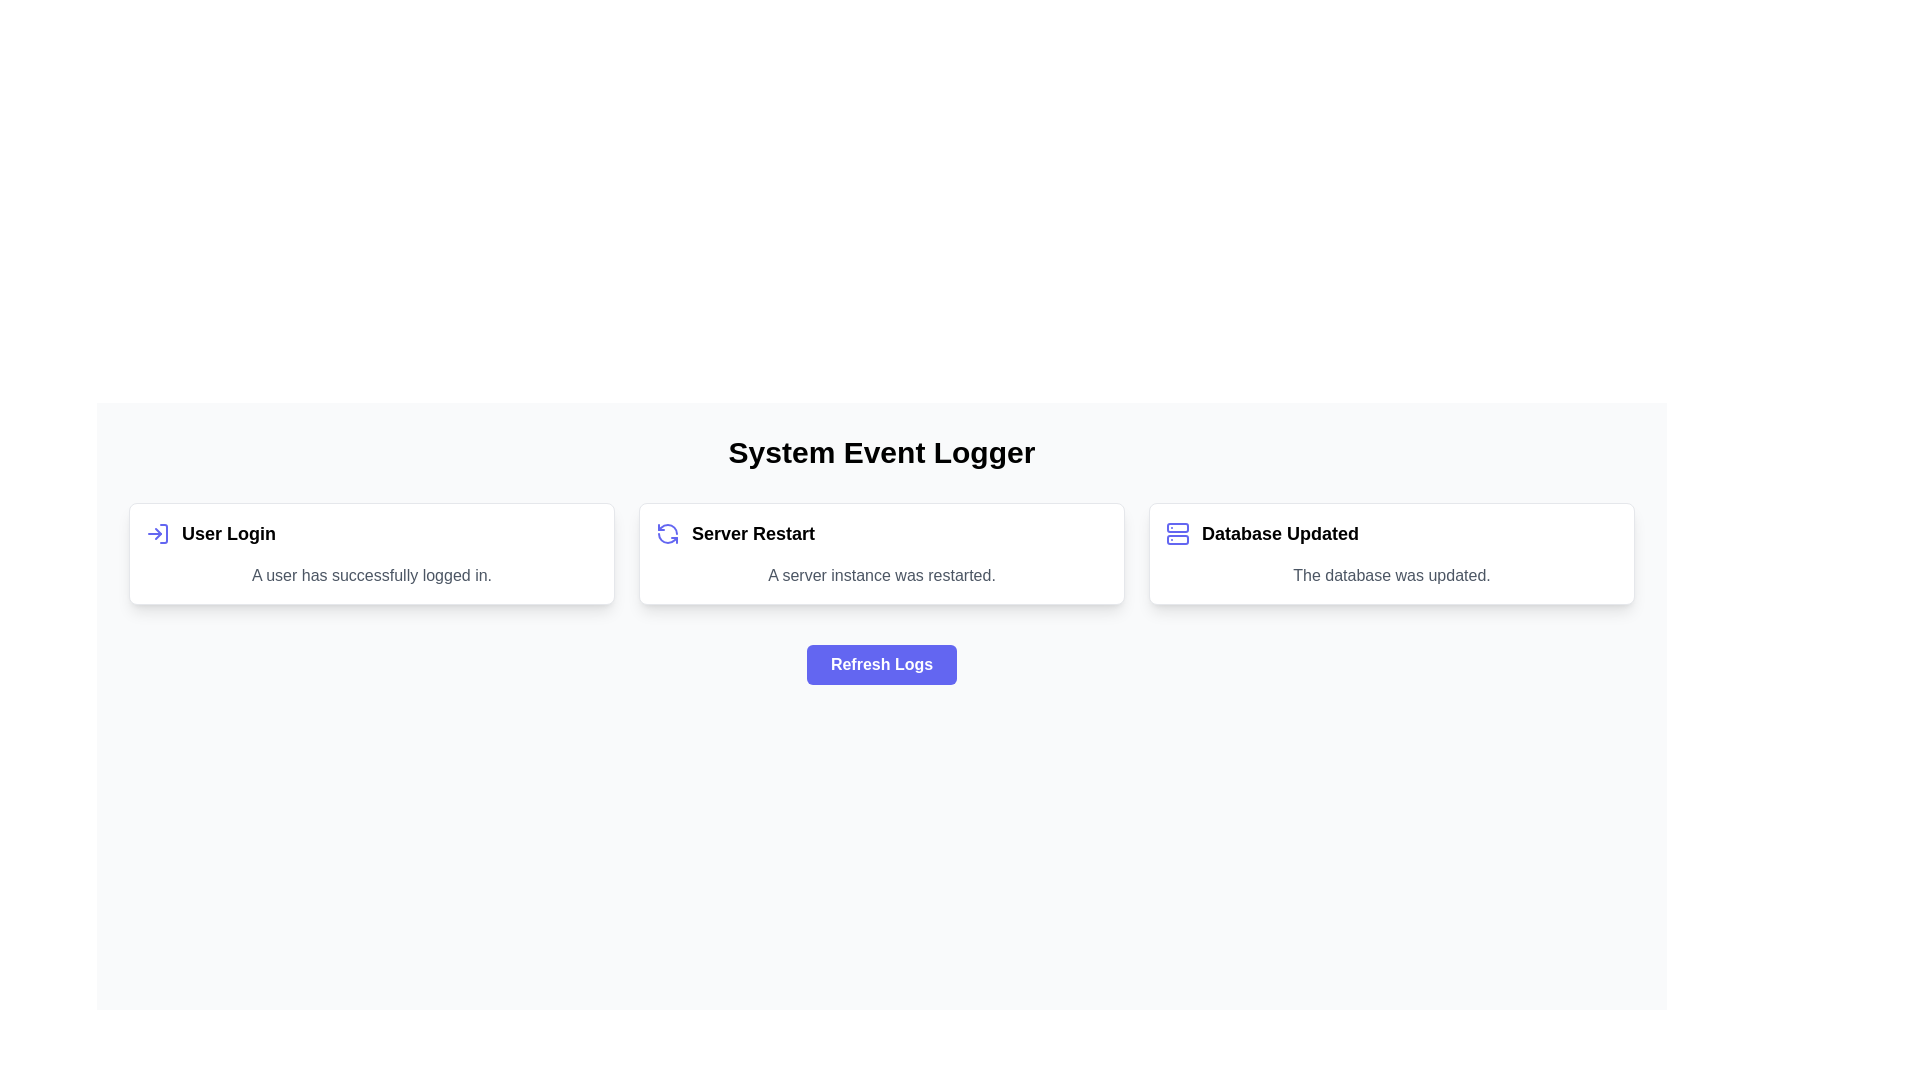 This screenshot has height=1080, width=1920. What do you see at coordinates (881, 575) in the screenshot?
I see `the text label indicating that a server instance has recently been restarted, which is located in the second card under the title 'Server Restart'` at bounding box center [881, 575].